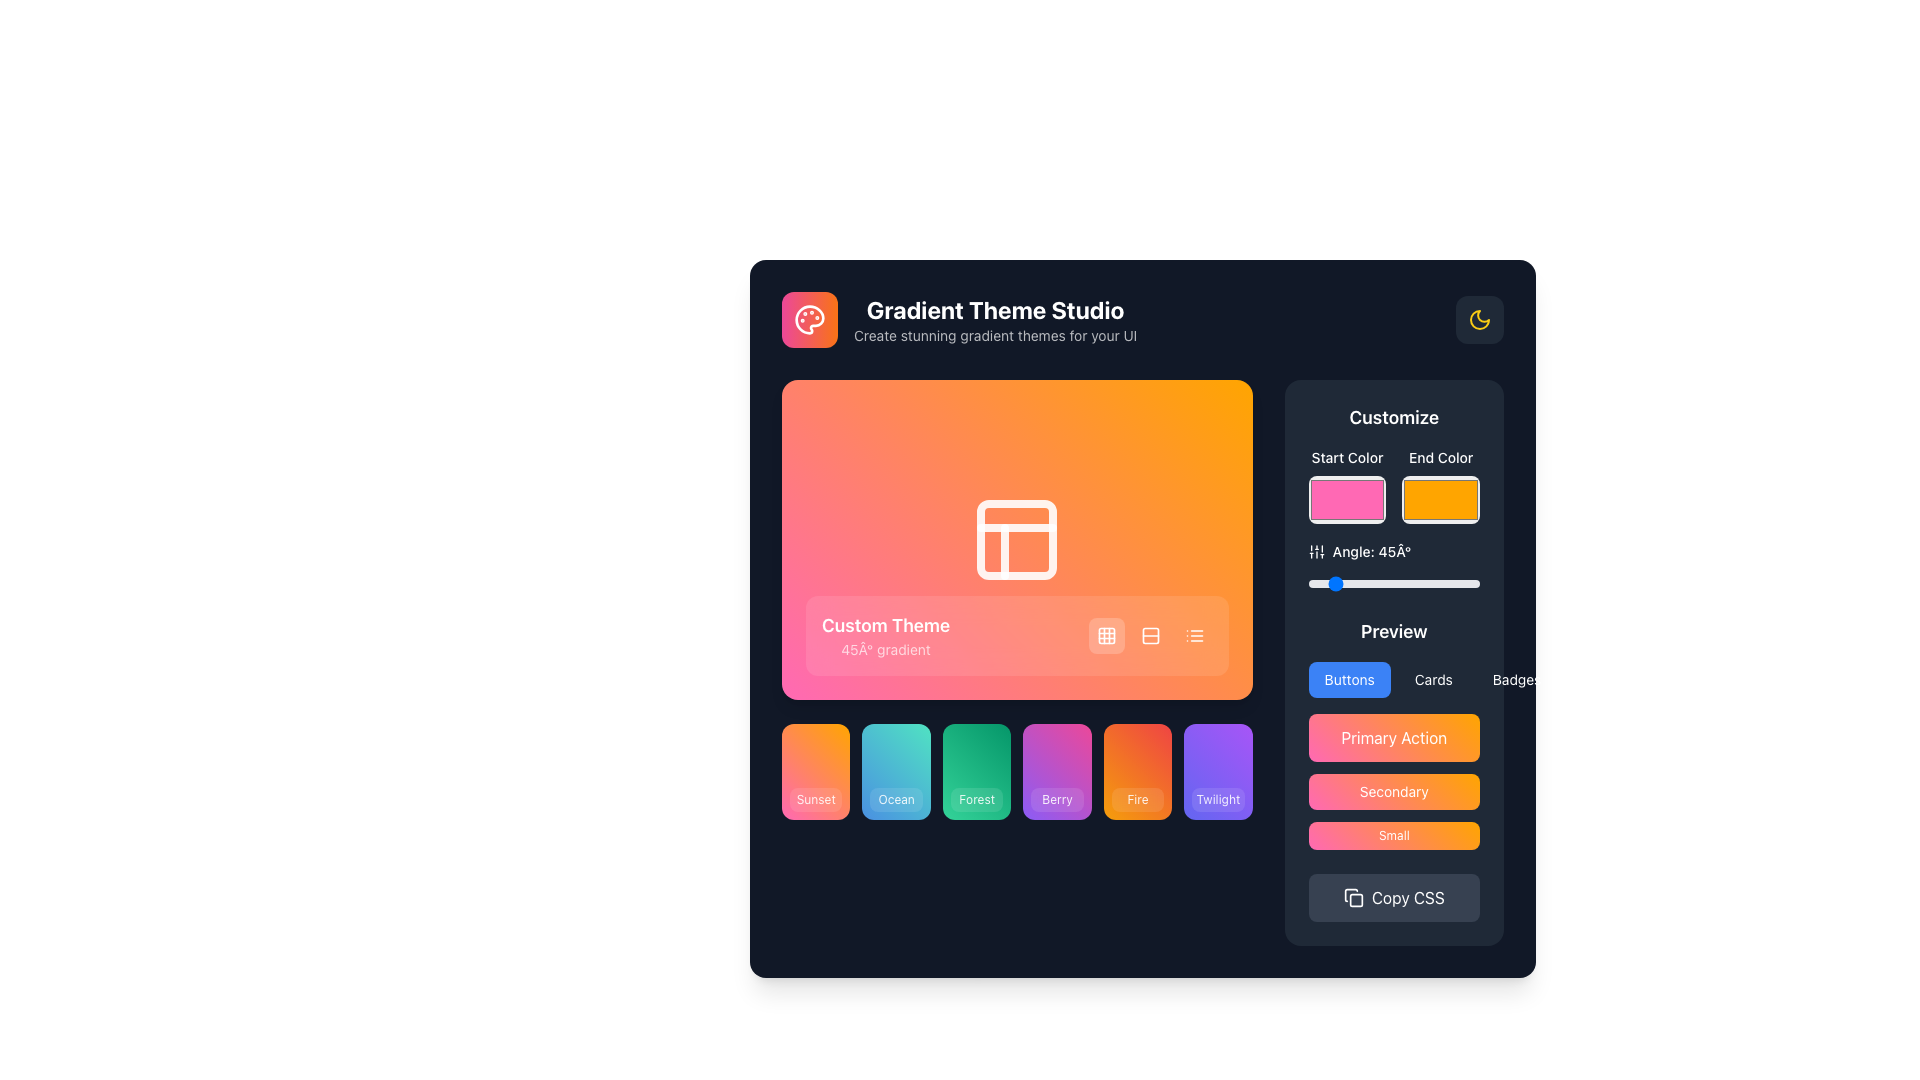 This screenshot has width=1920, height=1080. I want to click on the 'Custom Theme' static text label, which is in bold, white font and positioned above the '45° gradient' text on a gradient-colored background, so click(885, 624).